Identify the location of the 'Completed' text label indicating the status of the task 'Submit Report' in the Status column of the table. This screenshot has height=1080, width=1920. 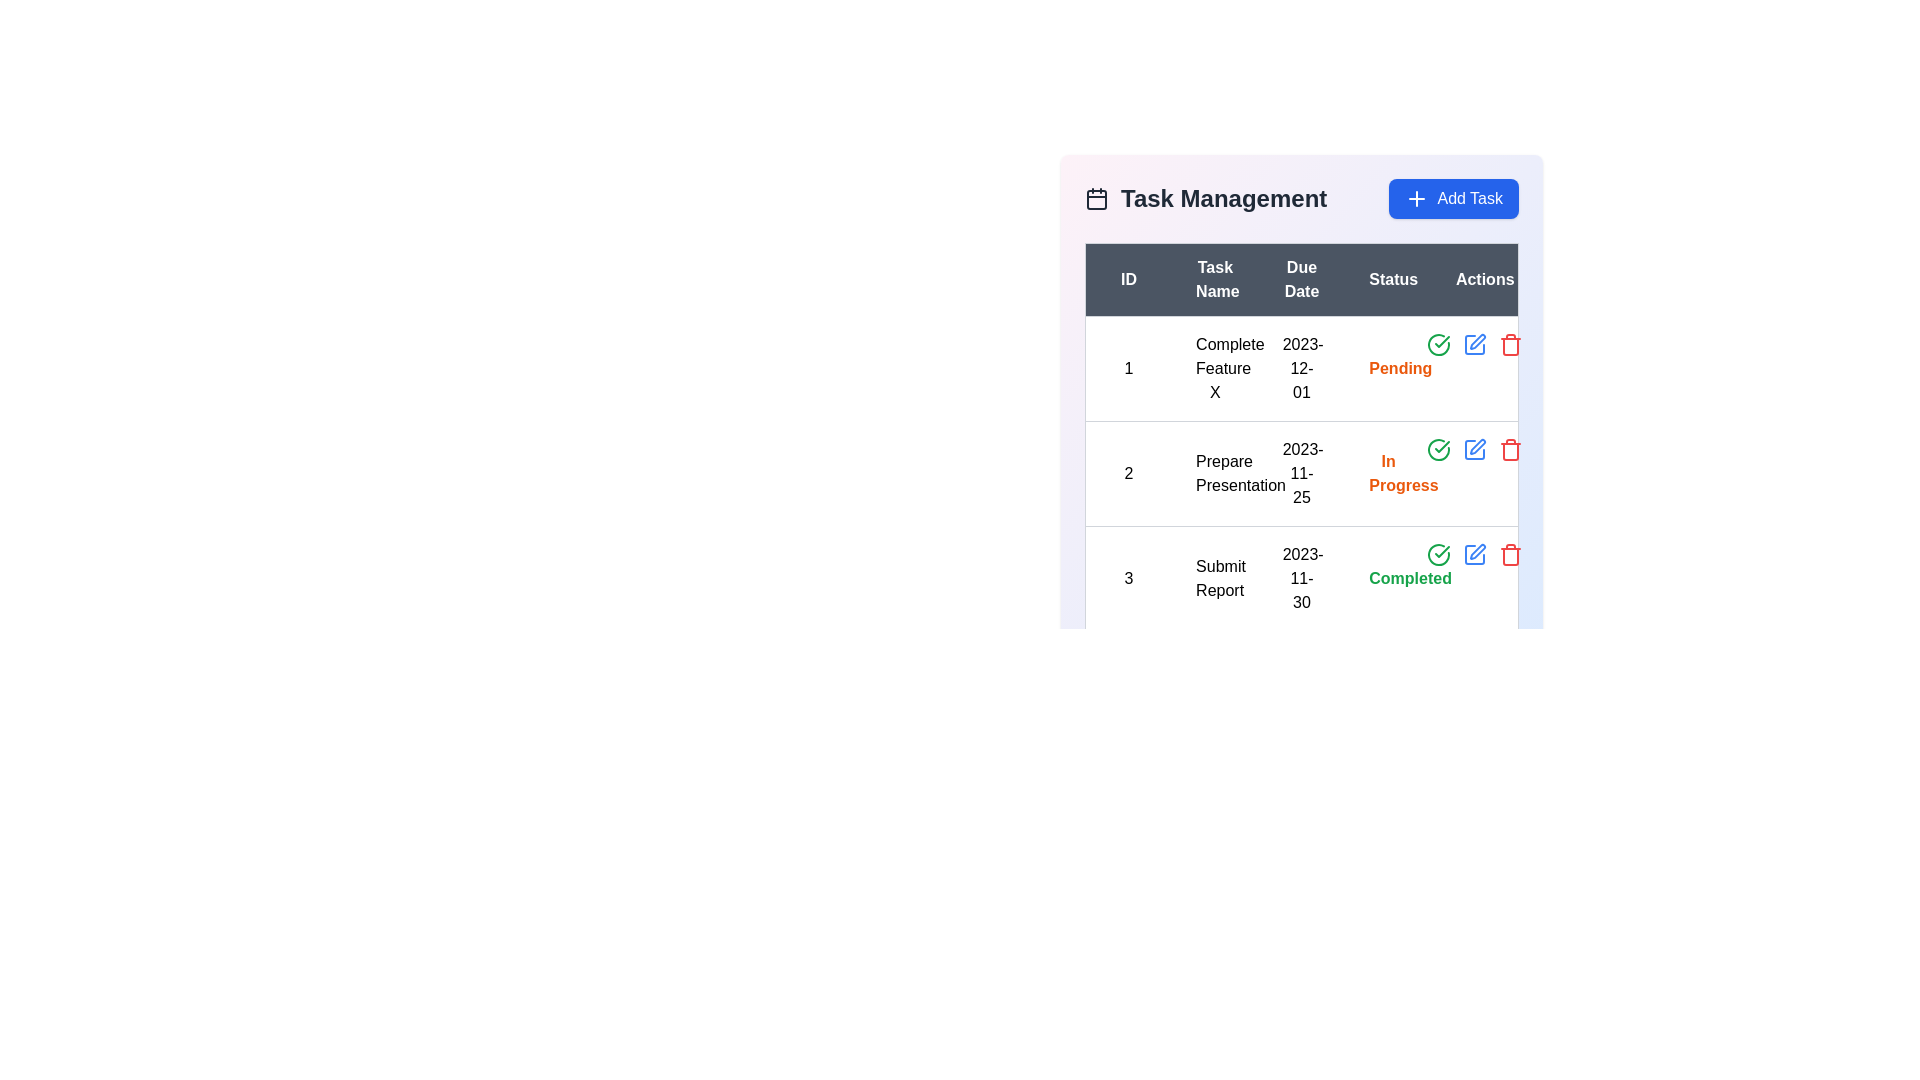
(1387, 578).